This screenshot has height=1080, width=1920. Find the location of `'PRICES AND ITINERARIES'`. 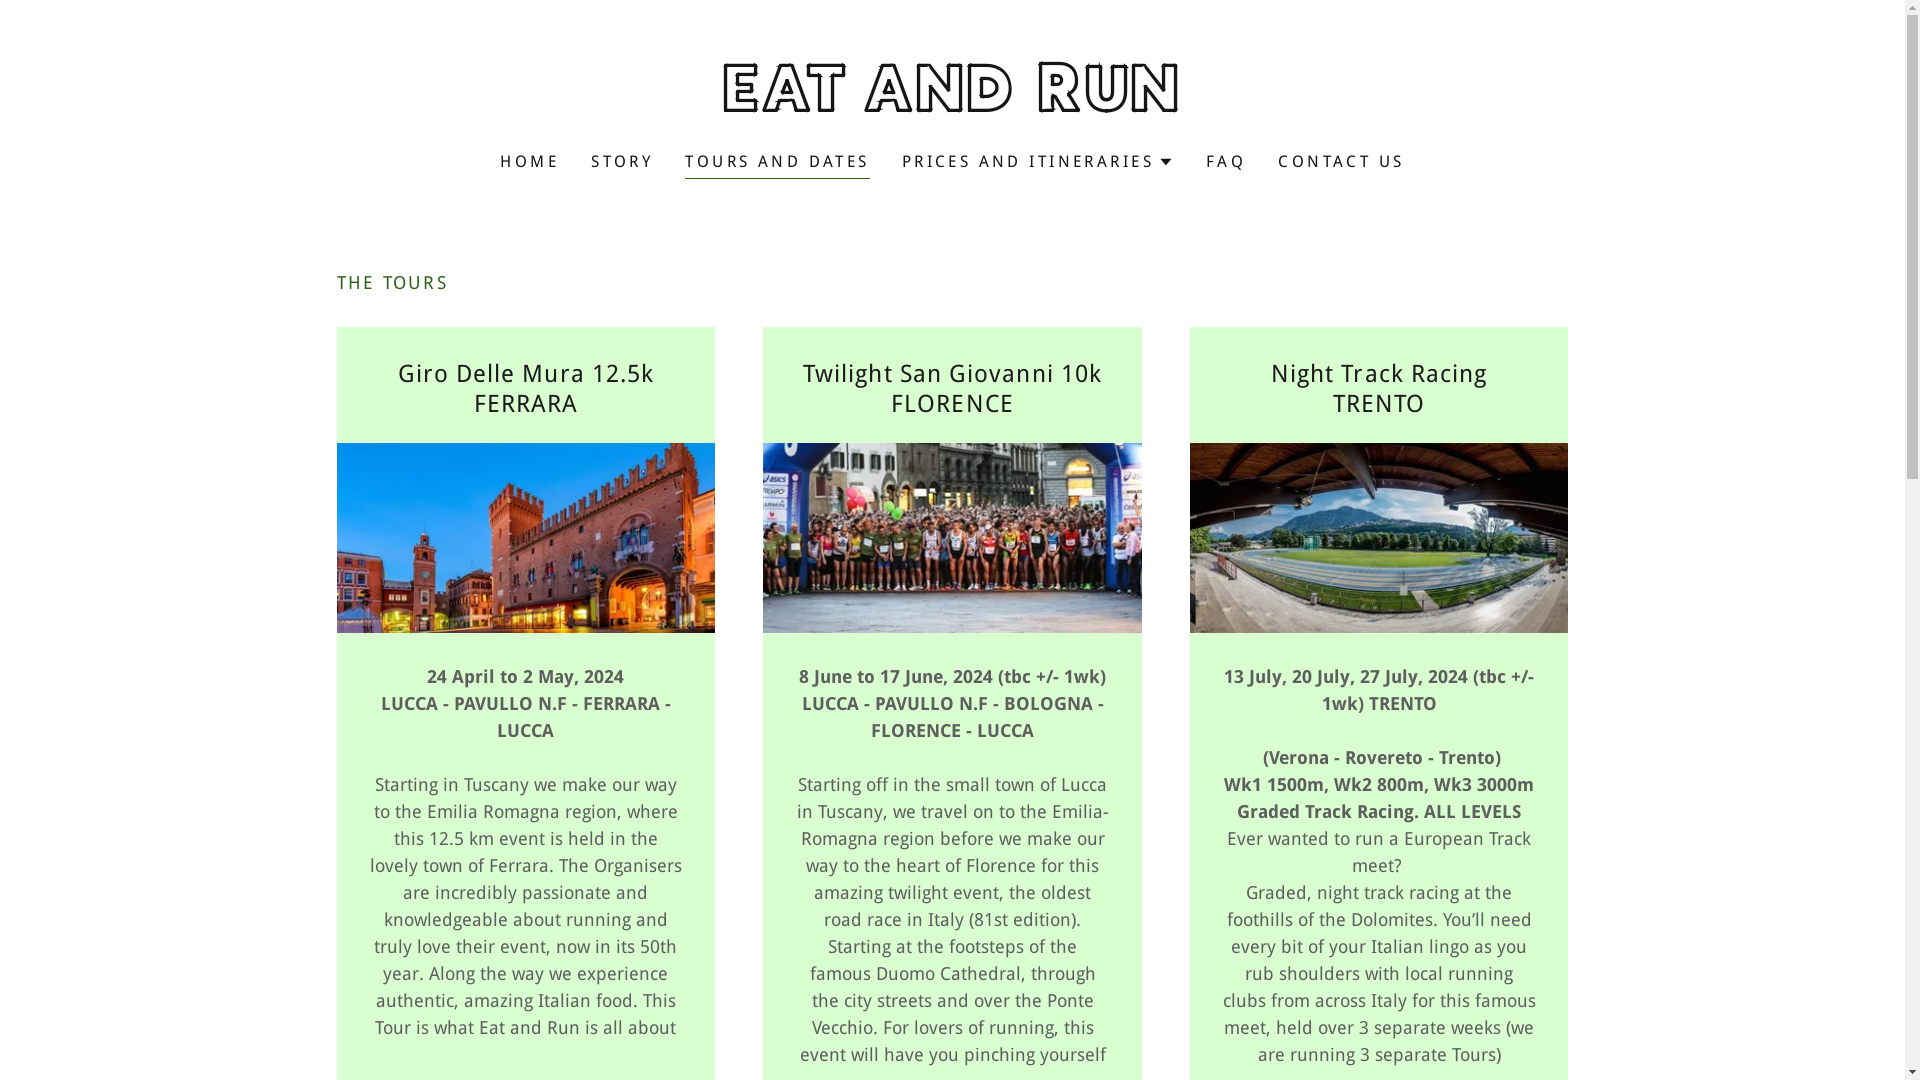

'PRICES AND ITINERARIES' is located at coordinates (1037, 161).